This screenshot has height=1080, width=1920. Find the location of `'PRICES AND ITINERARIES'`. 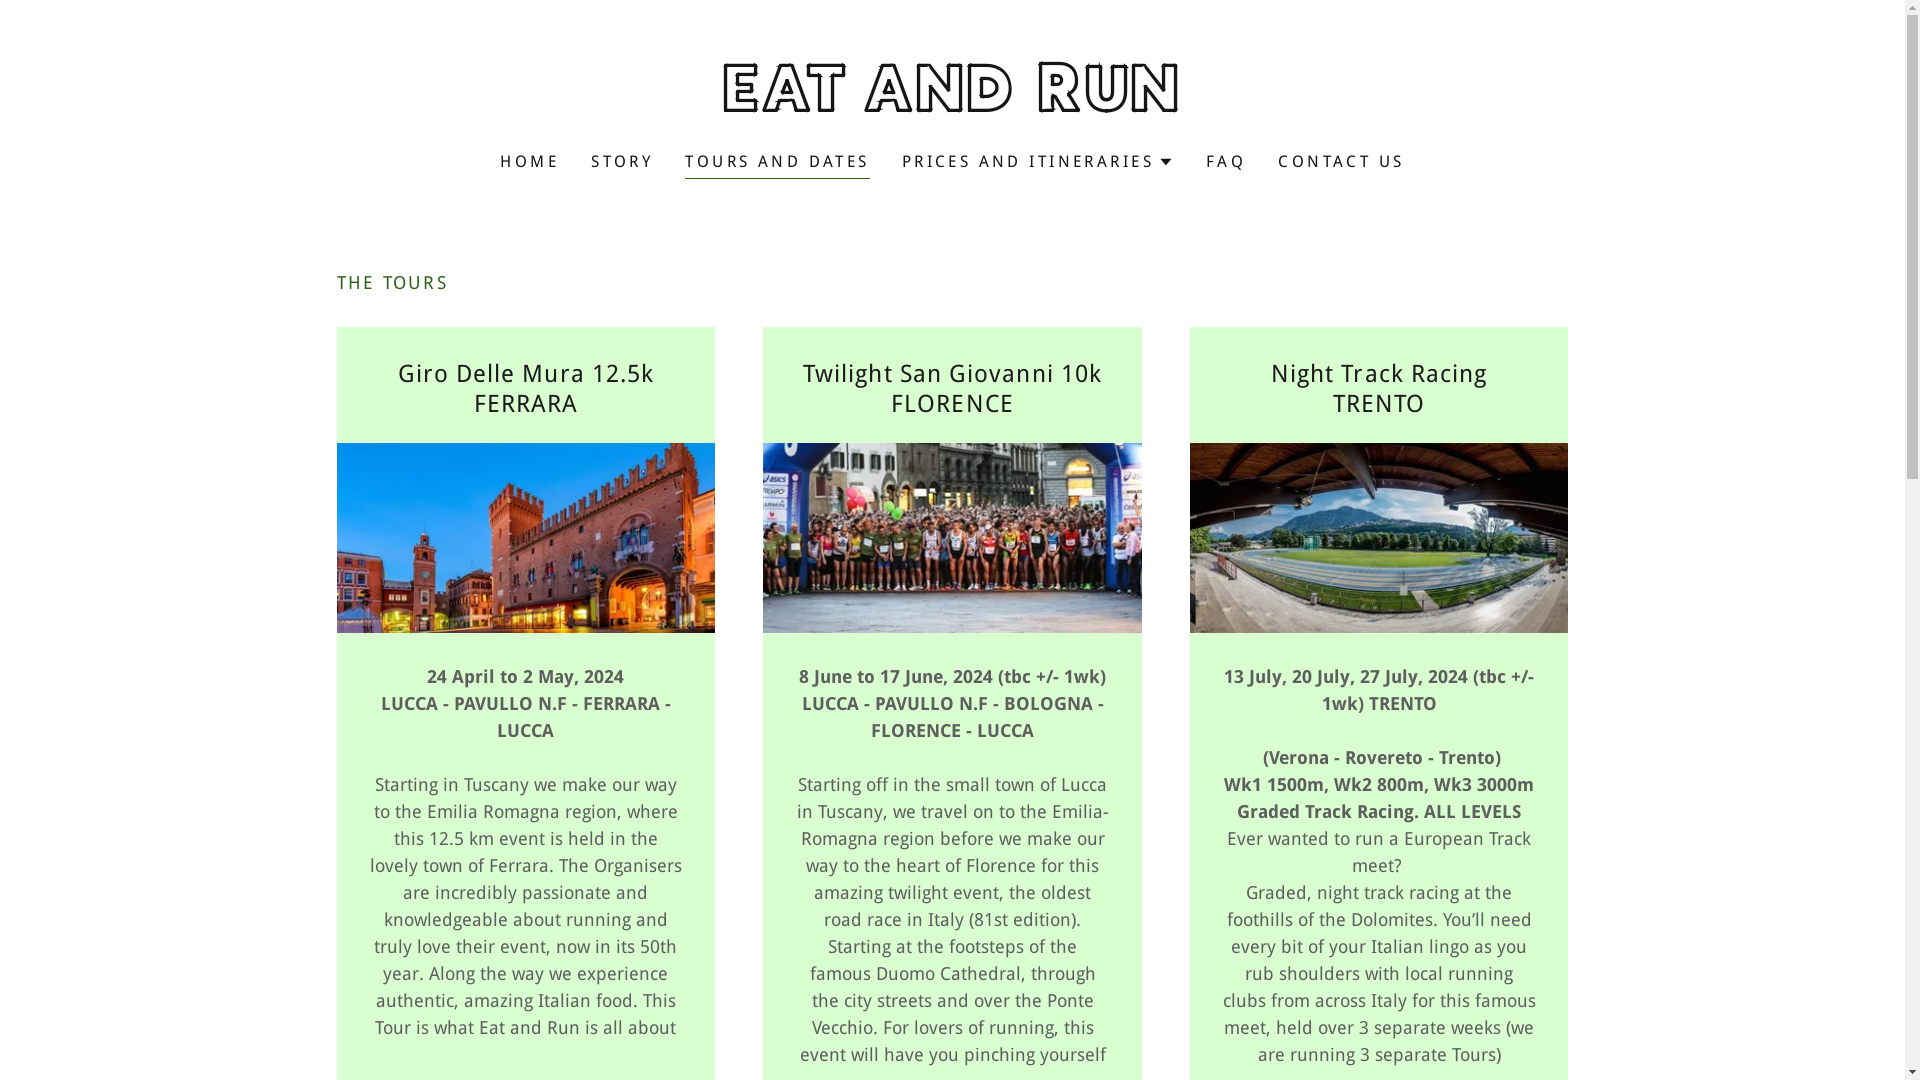

'PRICES AND ITINERARIES' is located at coordinates (1037, 161).